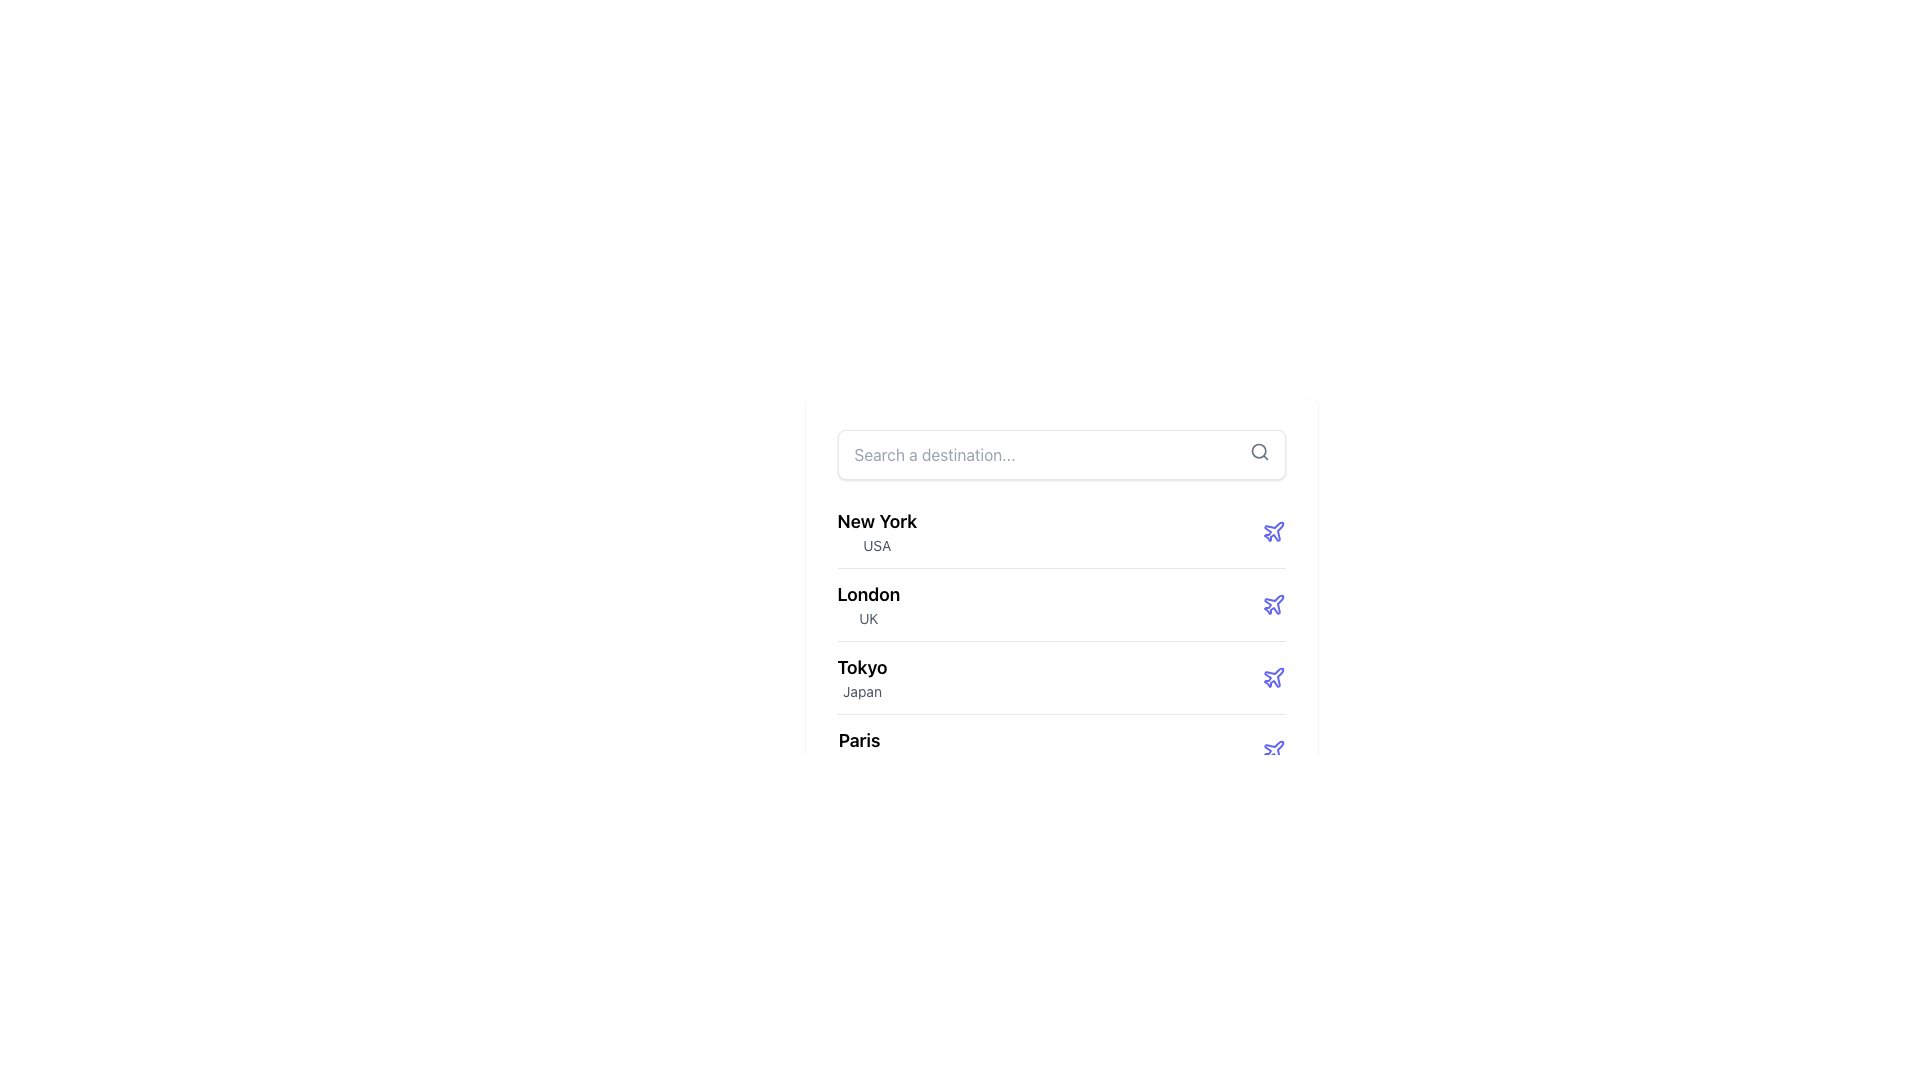  Describe the element at coordinates (1060, 531) in the screenshot. I see `the first list item displaying 'New York' and 'USA'` at that location.